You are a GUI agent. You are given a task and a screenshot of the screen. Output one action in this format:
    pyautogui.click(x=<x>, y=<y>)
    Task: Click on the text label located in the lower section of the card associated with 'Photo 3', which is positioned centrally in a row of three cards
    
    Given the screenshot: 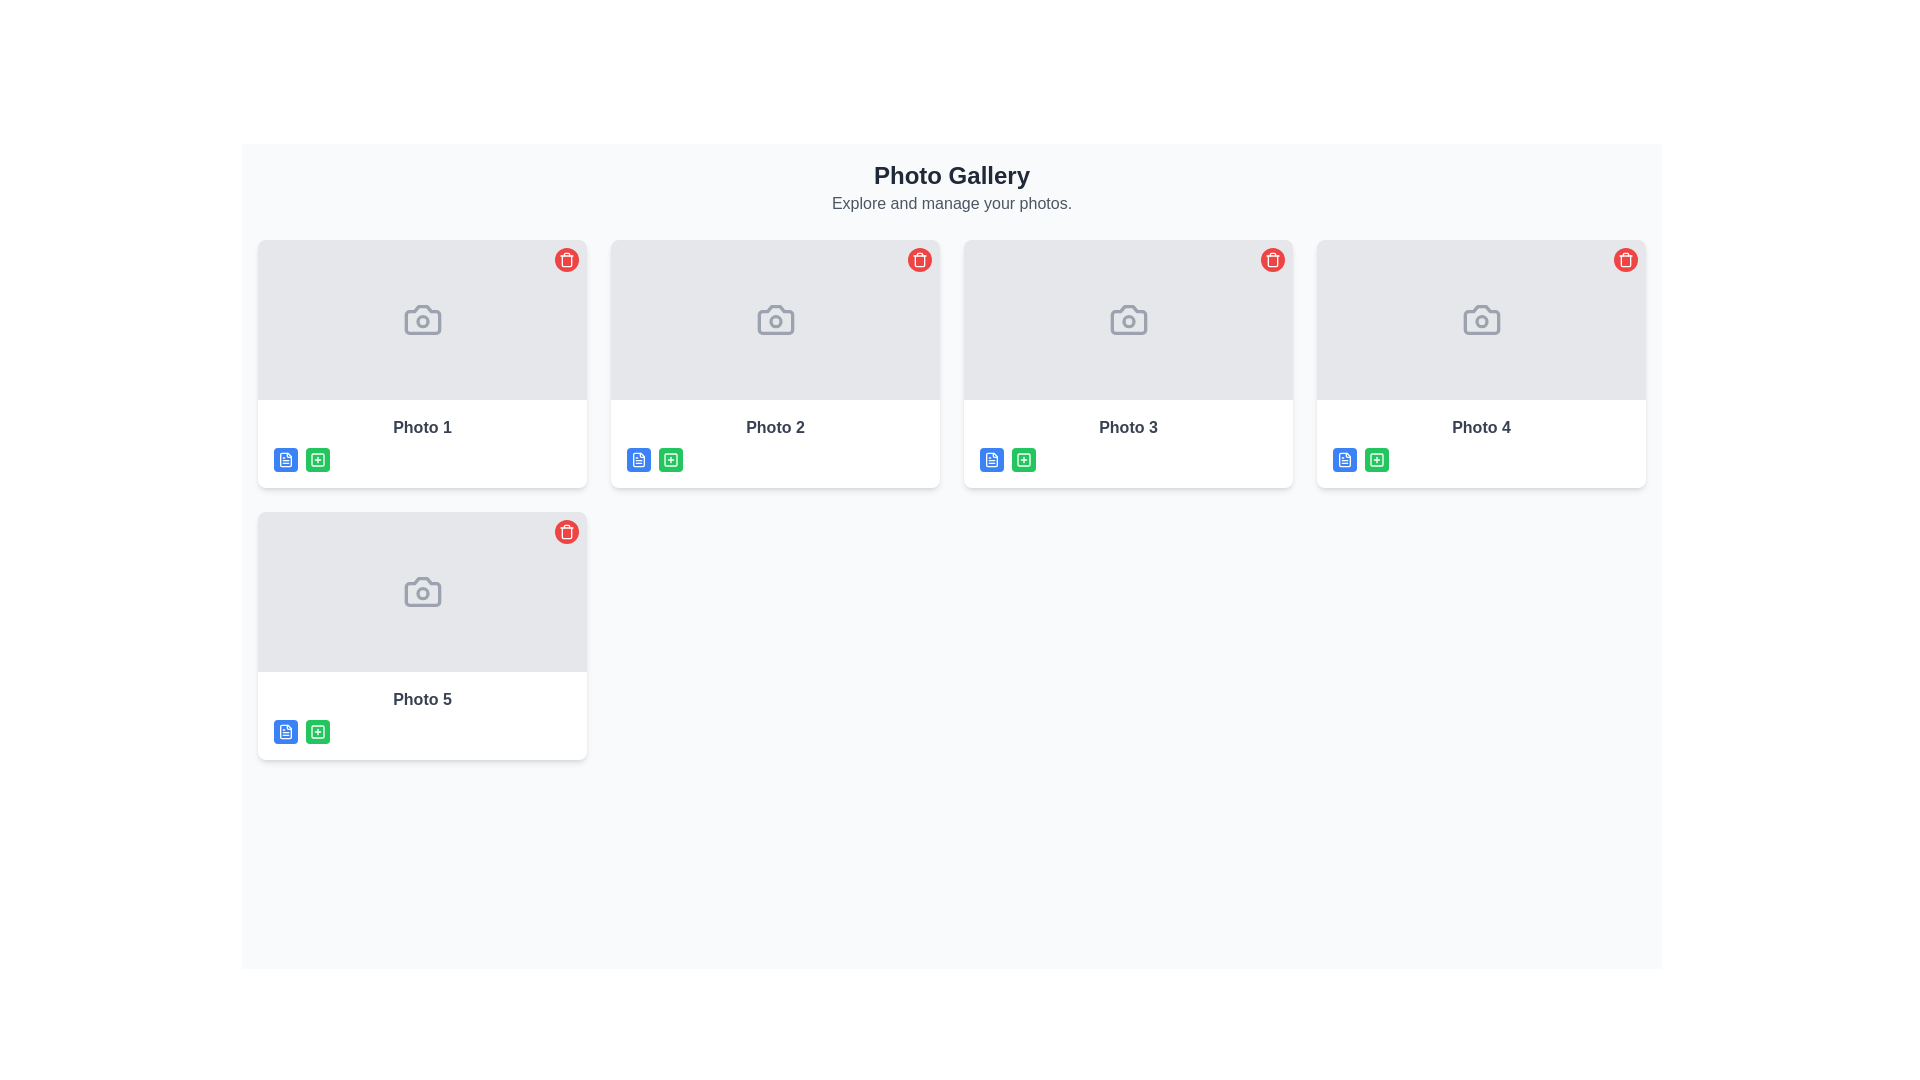 What is the action you would take?
    pyautogui.click(x=1128, y=442)
    